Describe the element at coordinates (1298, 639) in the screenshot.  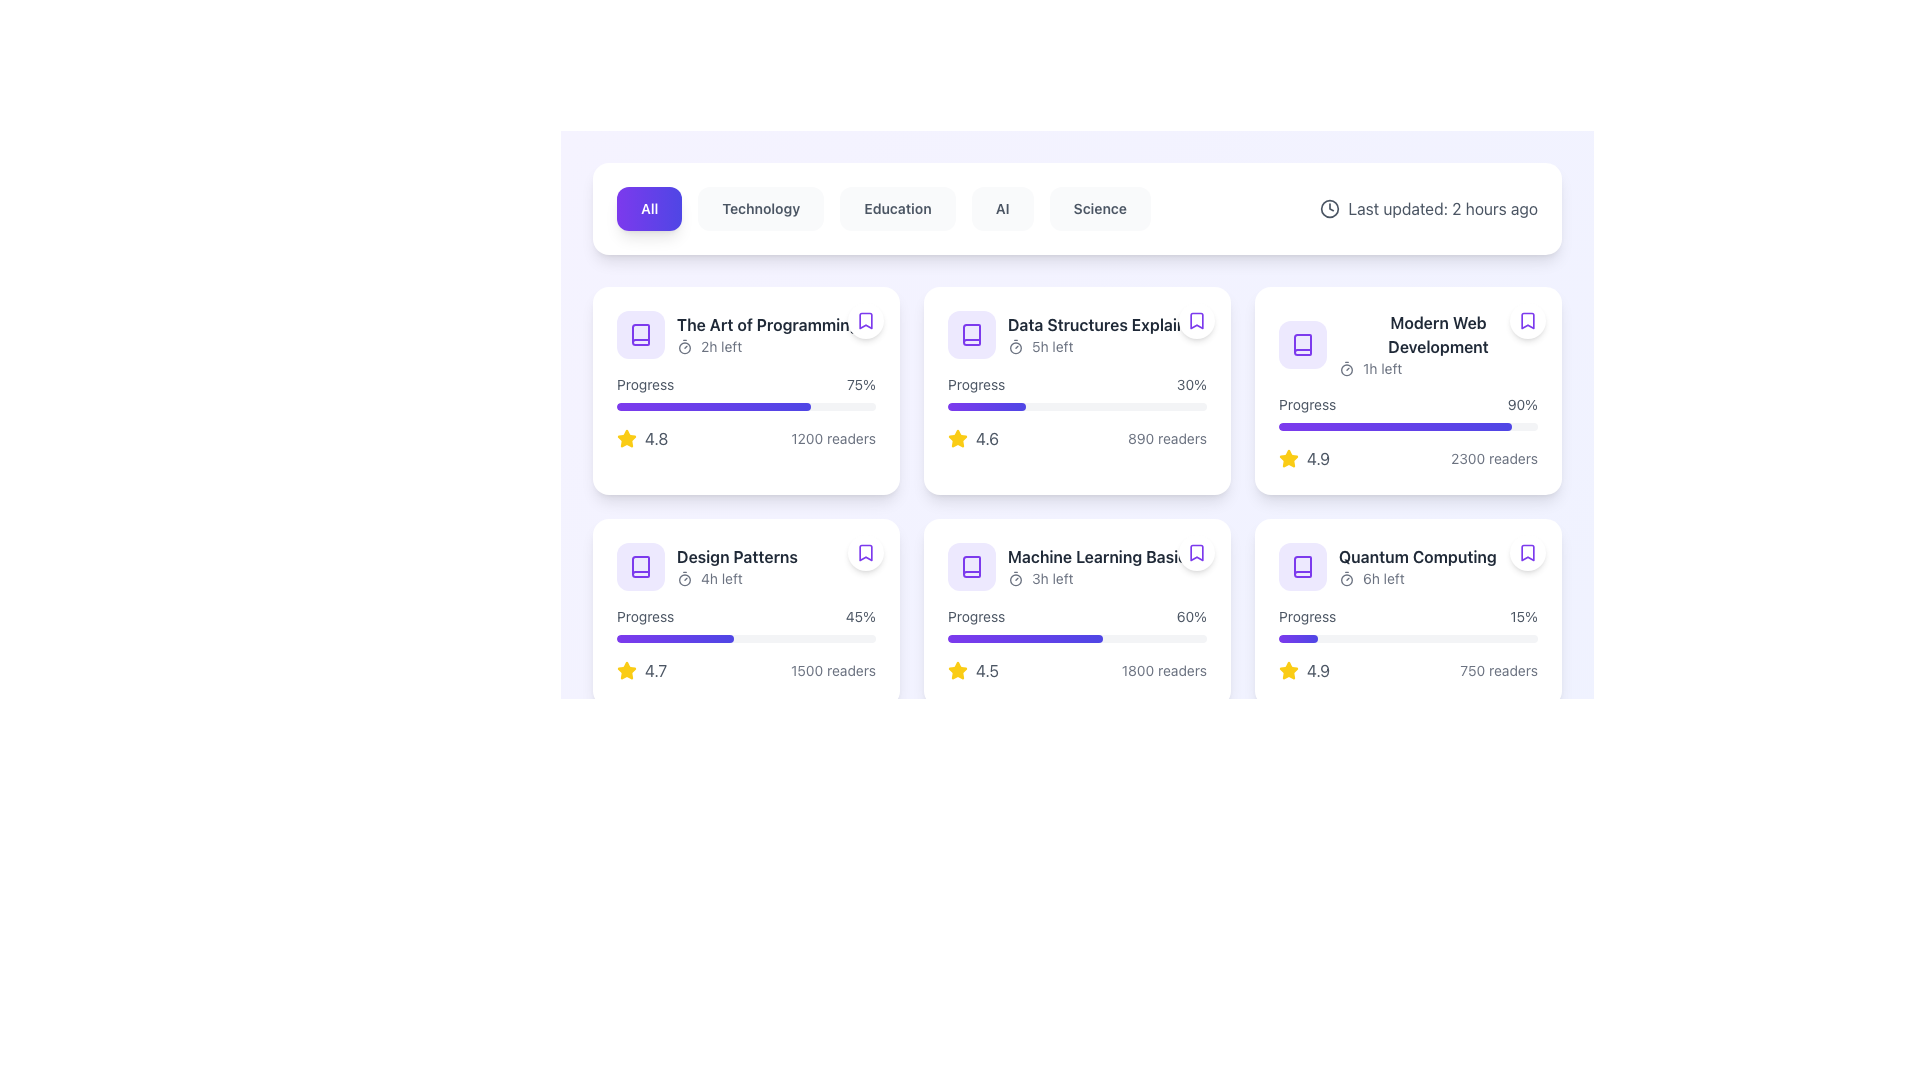
I see `the leftmost segment of the progress bar under the 'Quantum Computing' card, which has a gradient color from violet to indigo and is located in the bottom-right corner of the grid layout` at that location.